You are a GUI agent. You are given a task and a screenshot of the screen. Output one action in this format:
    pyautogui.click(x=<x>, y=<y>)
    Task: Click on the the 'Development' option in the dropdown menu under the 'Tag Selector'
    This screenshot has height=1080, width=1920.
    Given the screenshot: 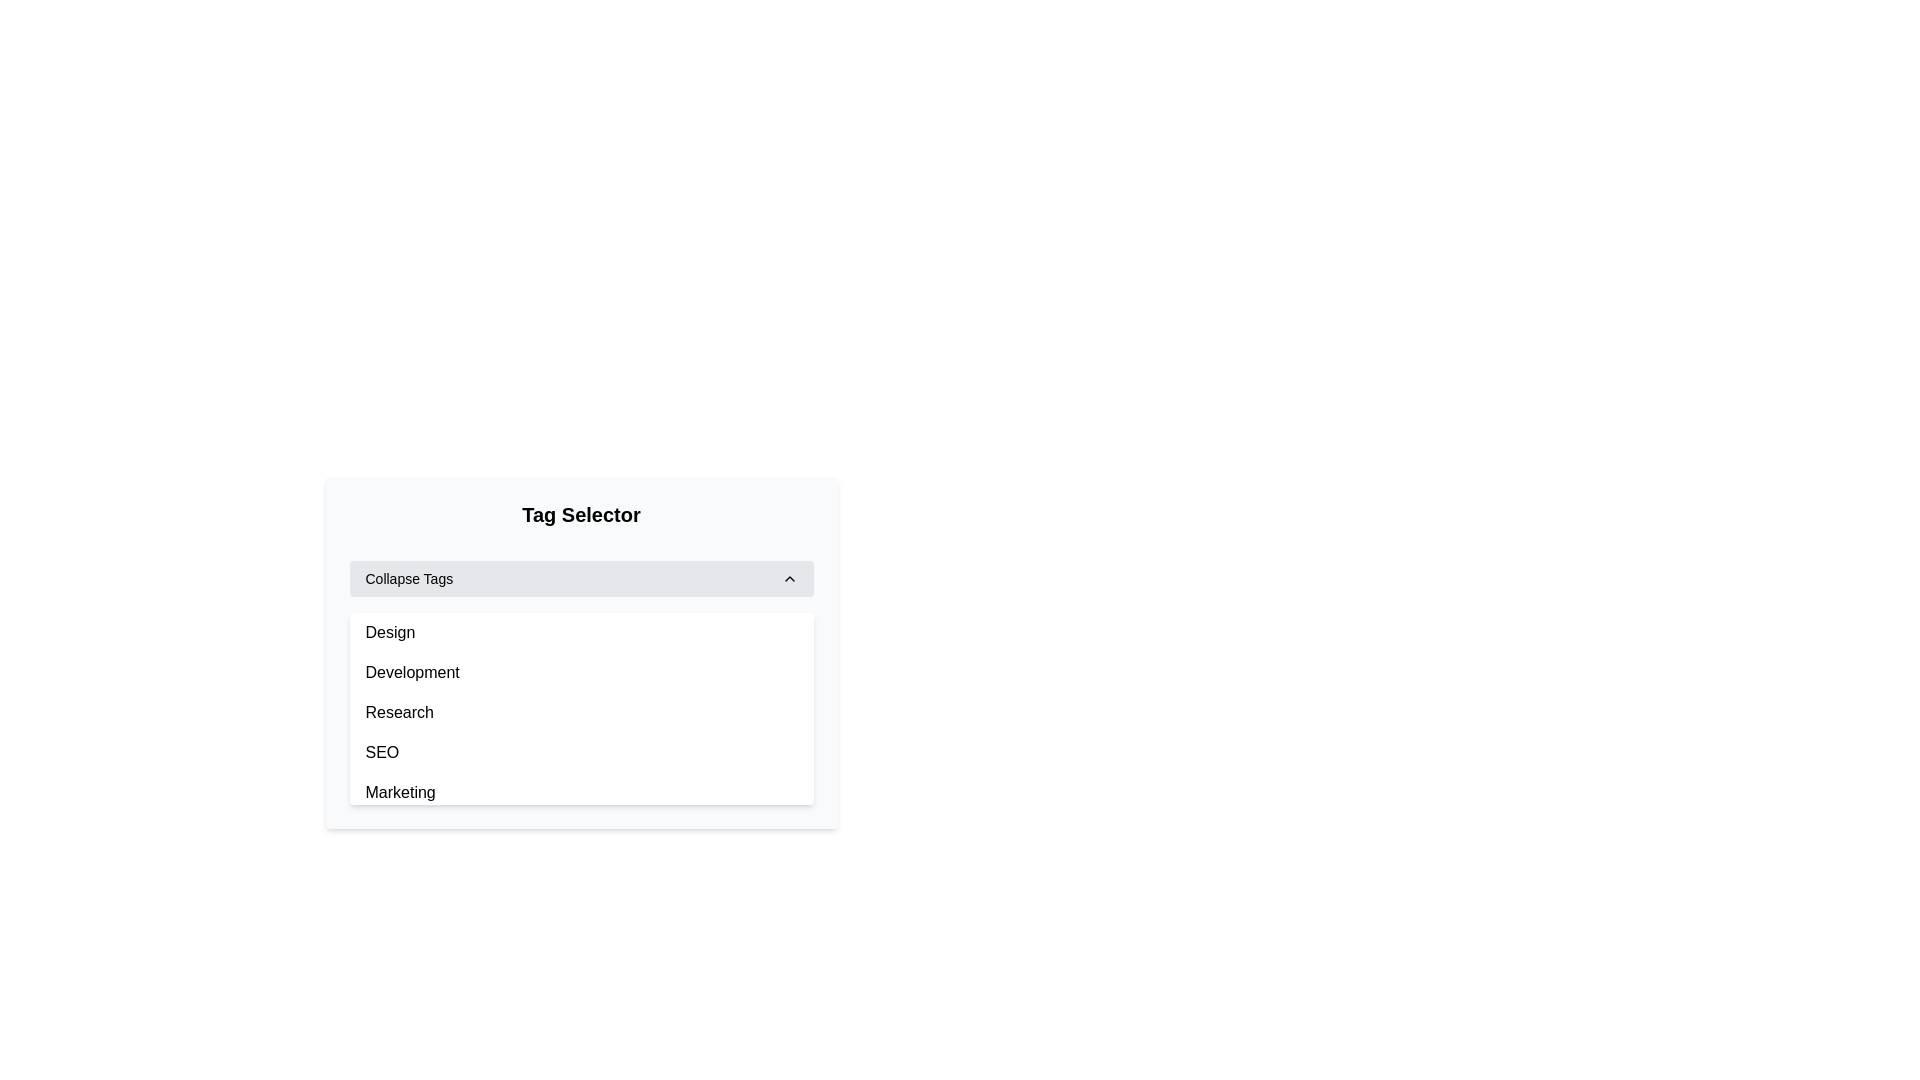 What is the action you would take?
    pyautogui.click(x=580, y=672)
    